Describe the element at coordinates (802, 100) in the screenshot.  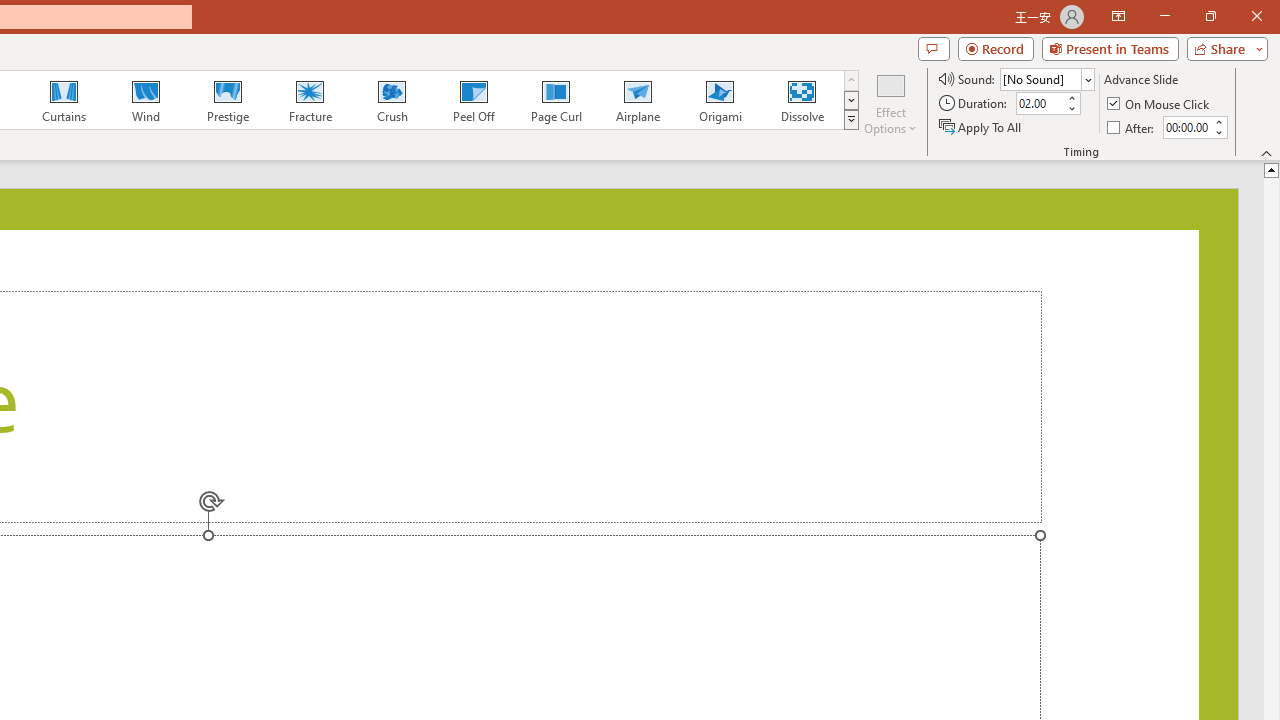
I see `'Dissolve'` at that location.